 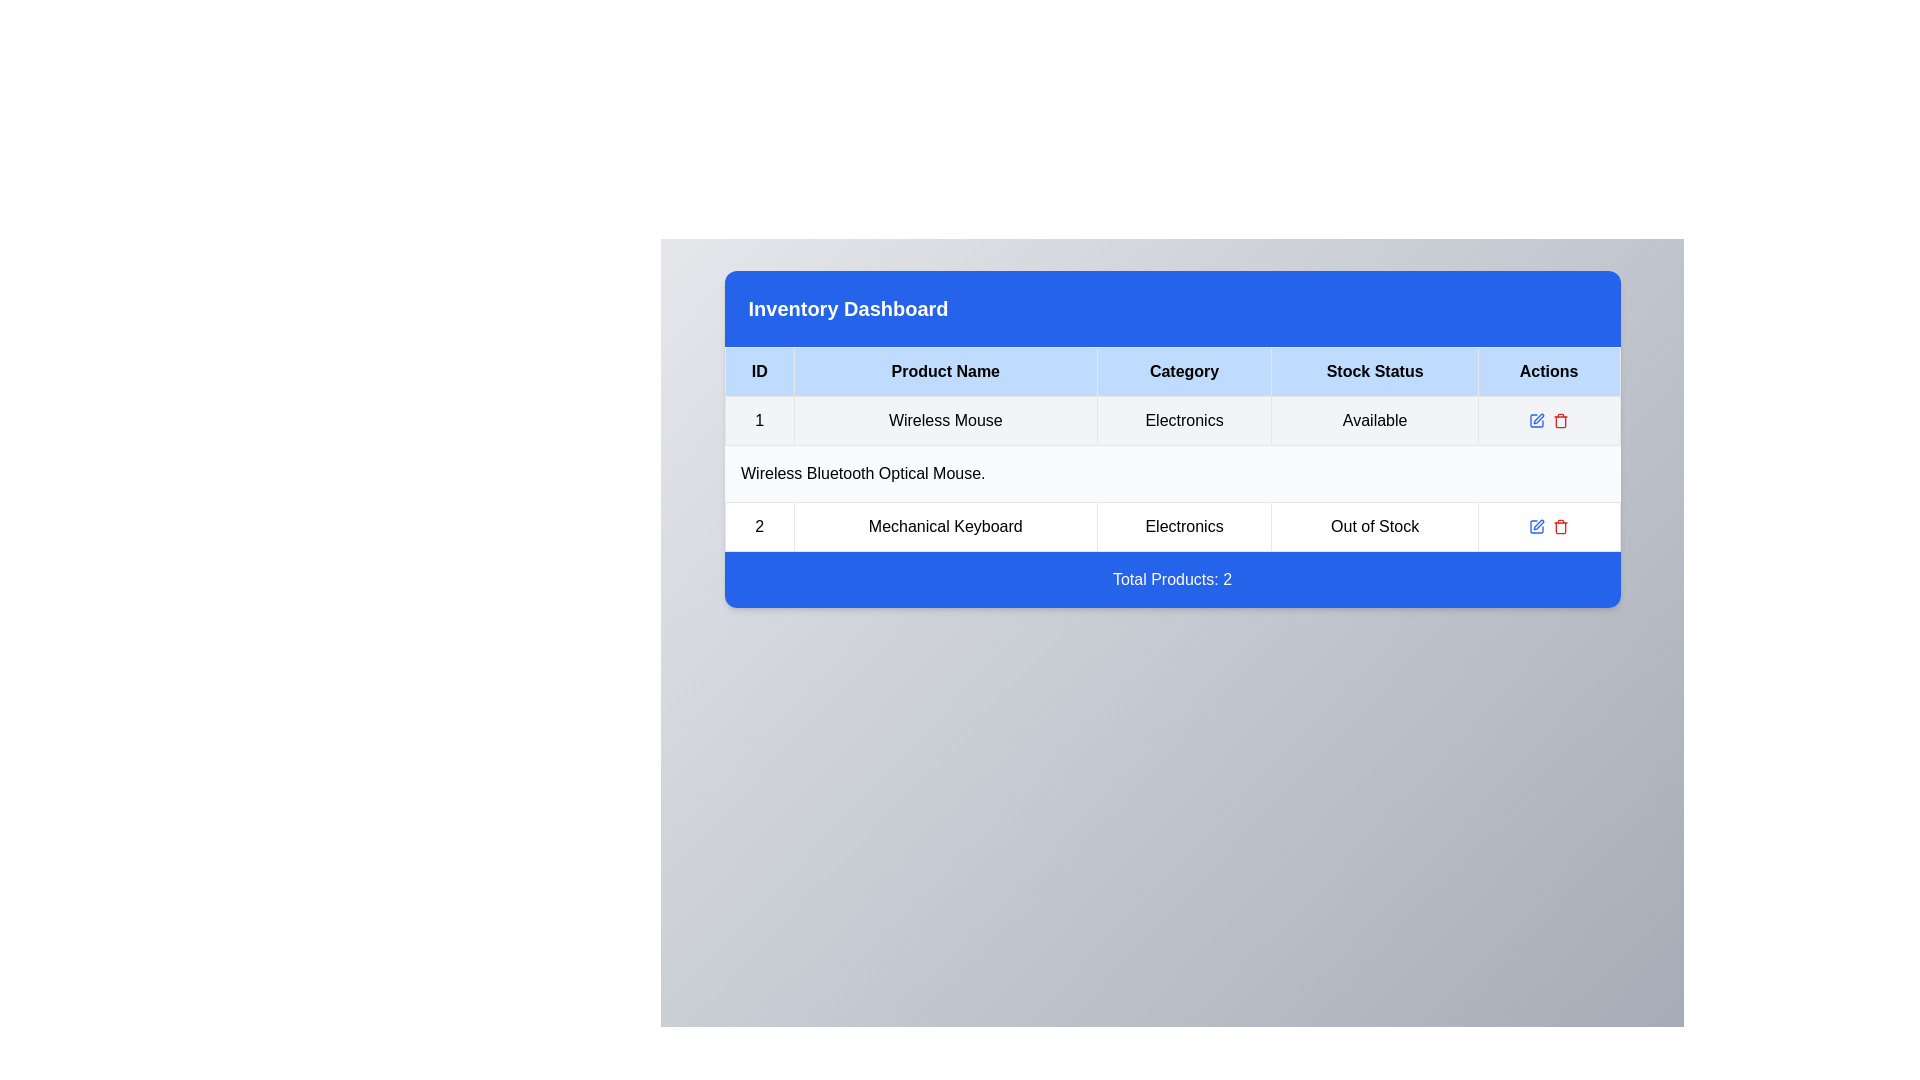 What do you see at coordinates (1374, 526) in the screenshot?
I see `the 'Out of Stock' label indicating the unavailability of the Mechanical Keyboard product, located in the Stock Status column` at bounding box center [1374, 526].